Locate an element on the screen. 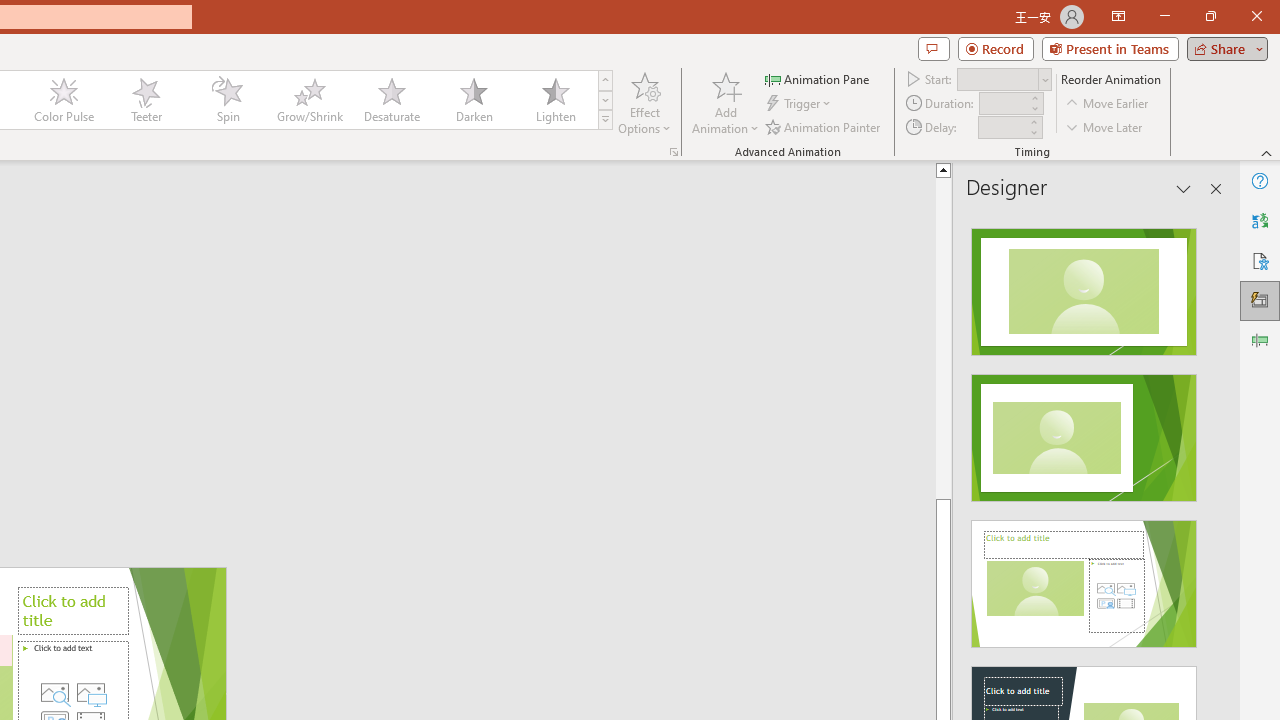  'Animation Pane' is located at coordinates (818, 78).